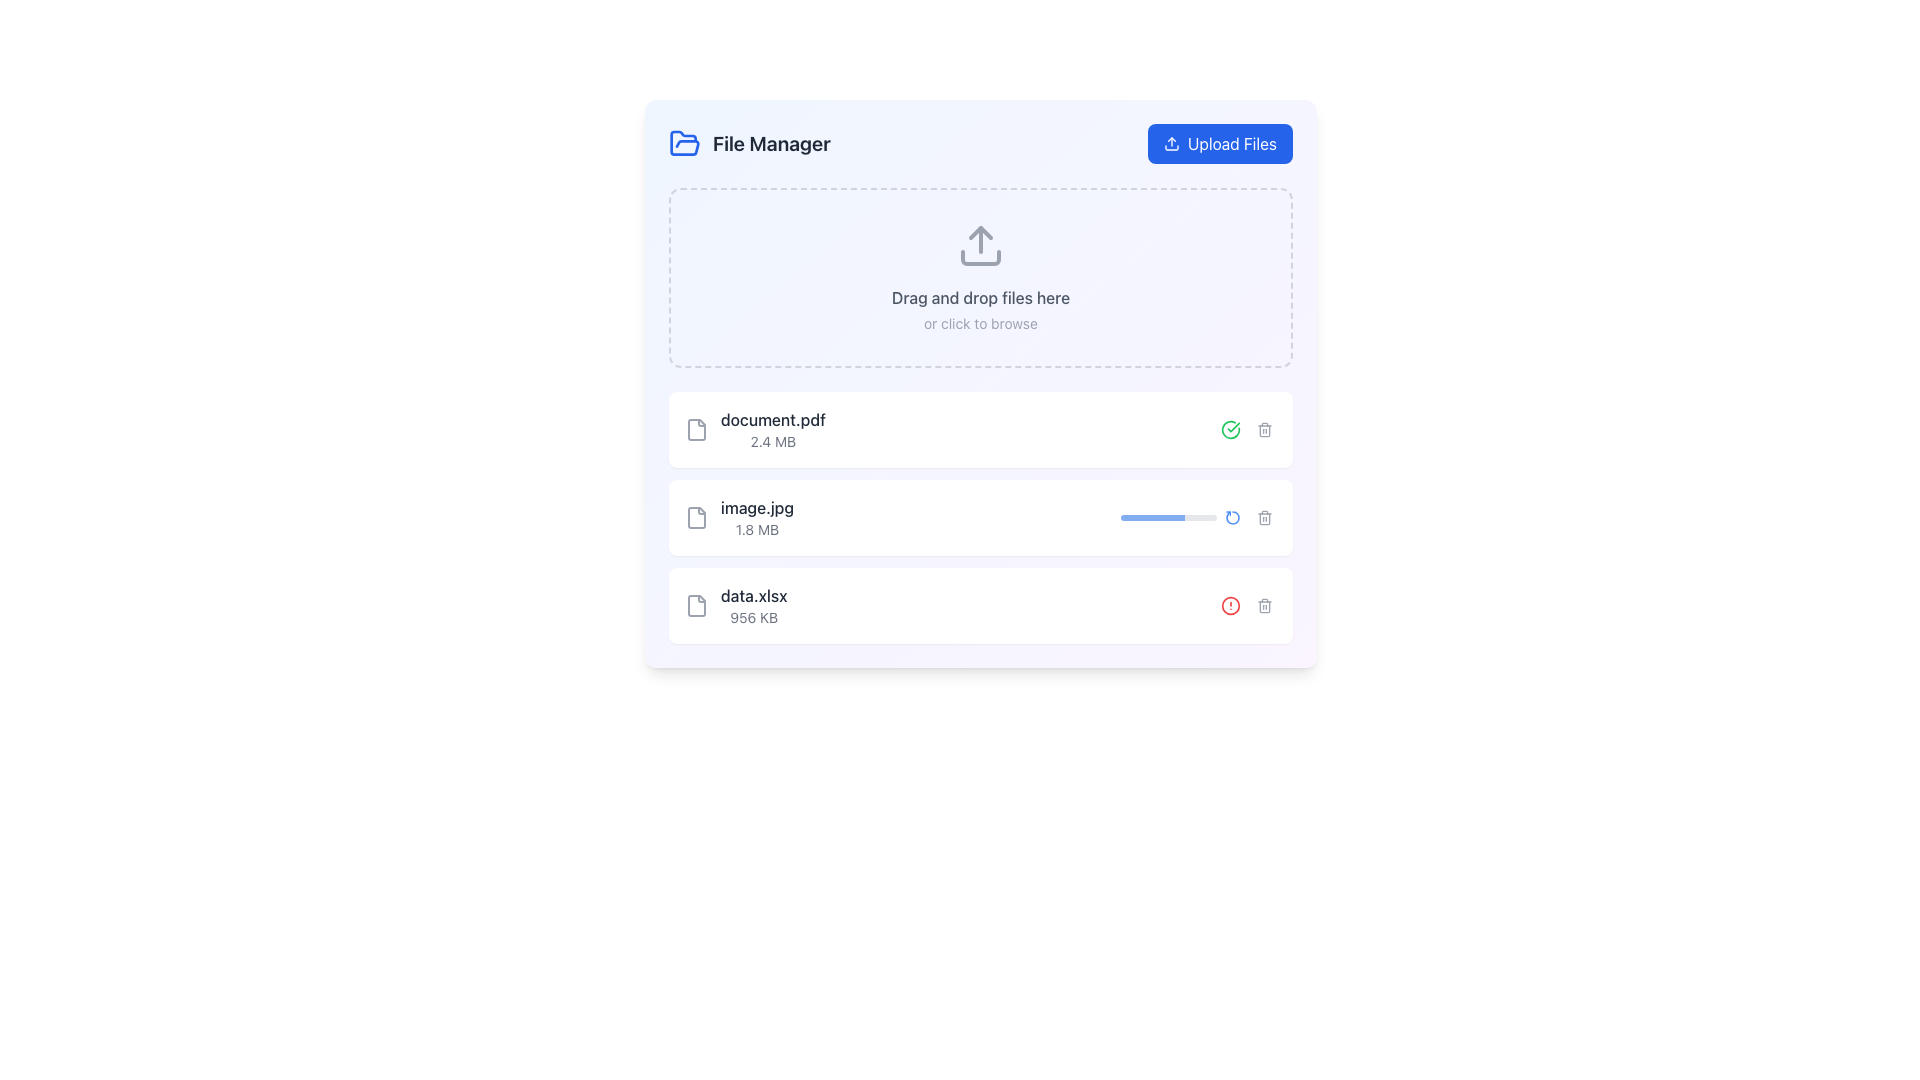 The width and height of the screenshot is (1920, 1080). I want to click on the instructional text guiding users to drag and drop files into the upload area, which is located above the 'or click to browse' text, so click(980, 297).